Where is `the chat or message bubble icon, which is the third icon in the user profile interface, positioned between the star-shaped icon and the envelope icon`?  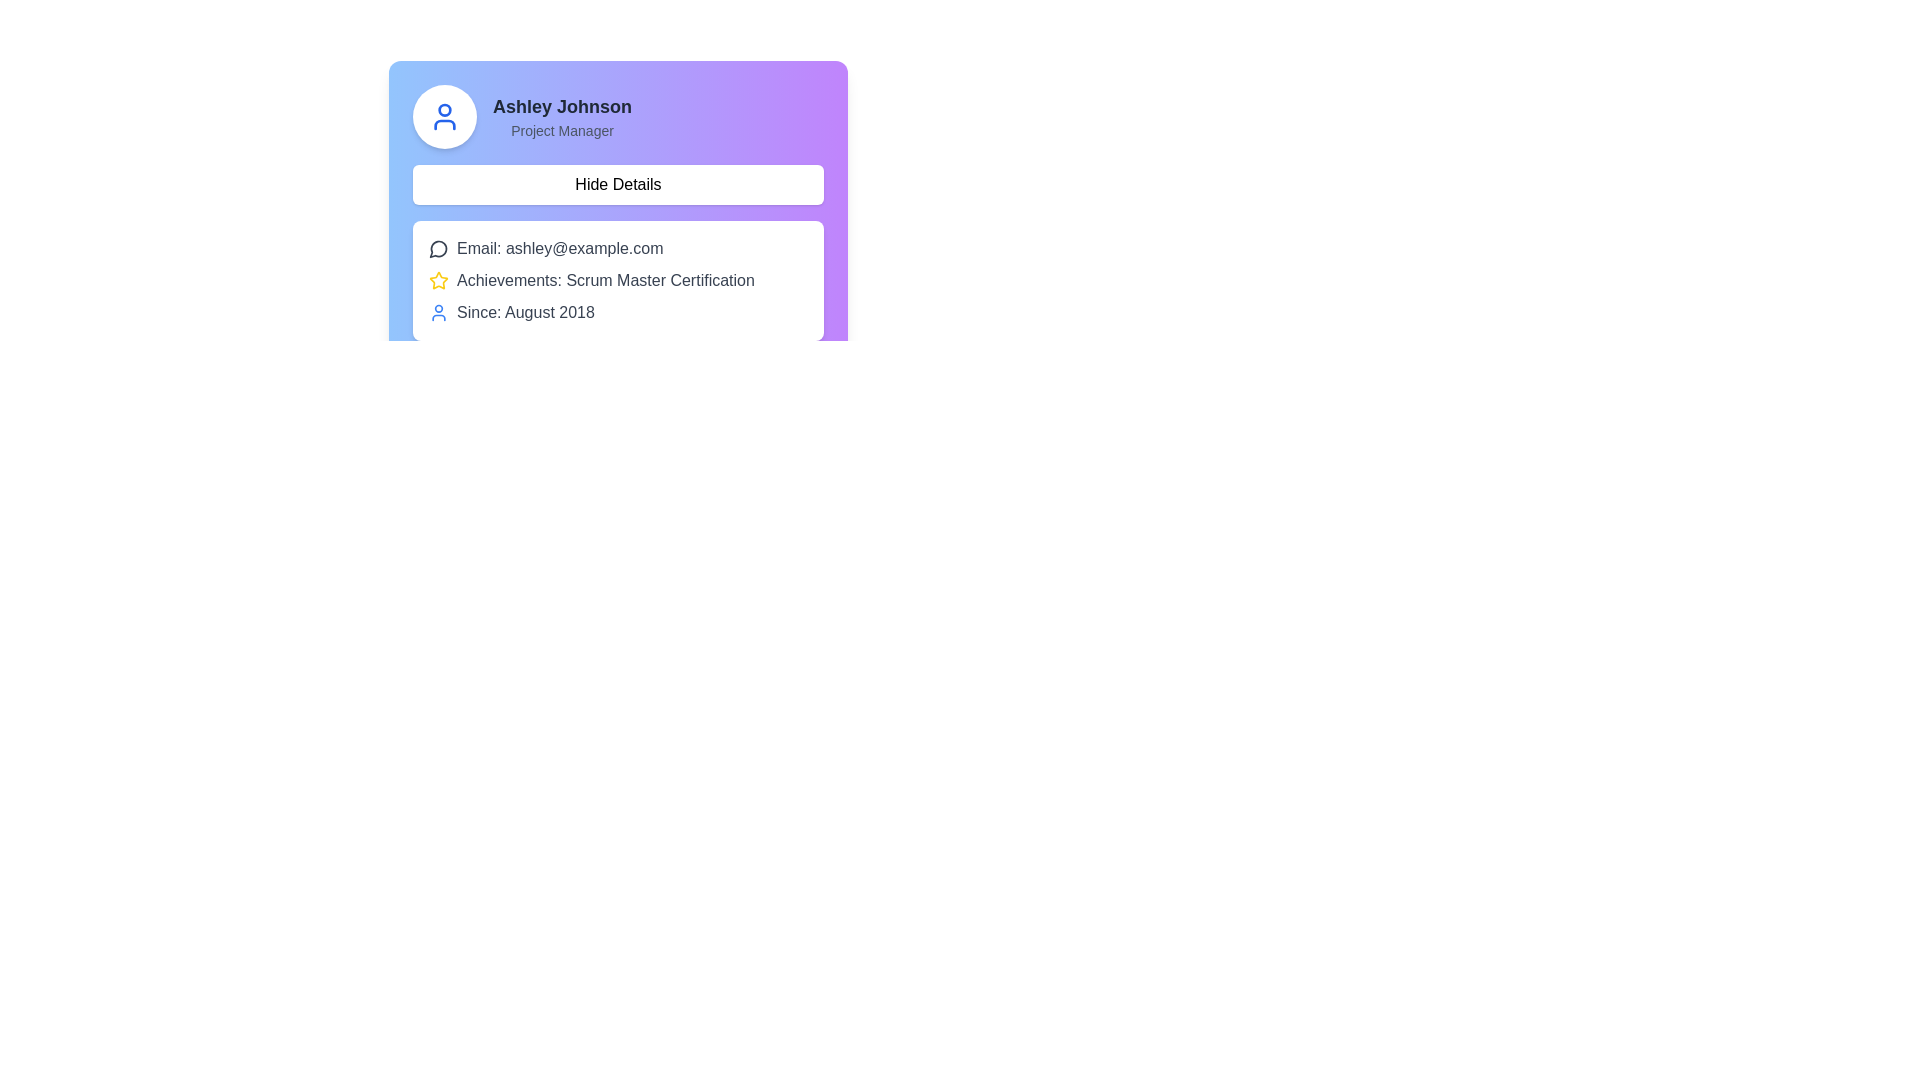
the chat or message bubble icon, which is the third icon in the user profile interface, positioned between the star-shaped icon and the envelope icon is located at coordinates (437, 248).